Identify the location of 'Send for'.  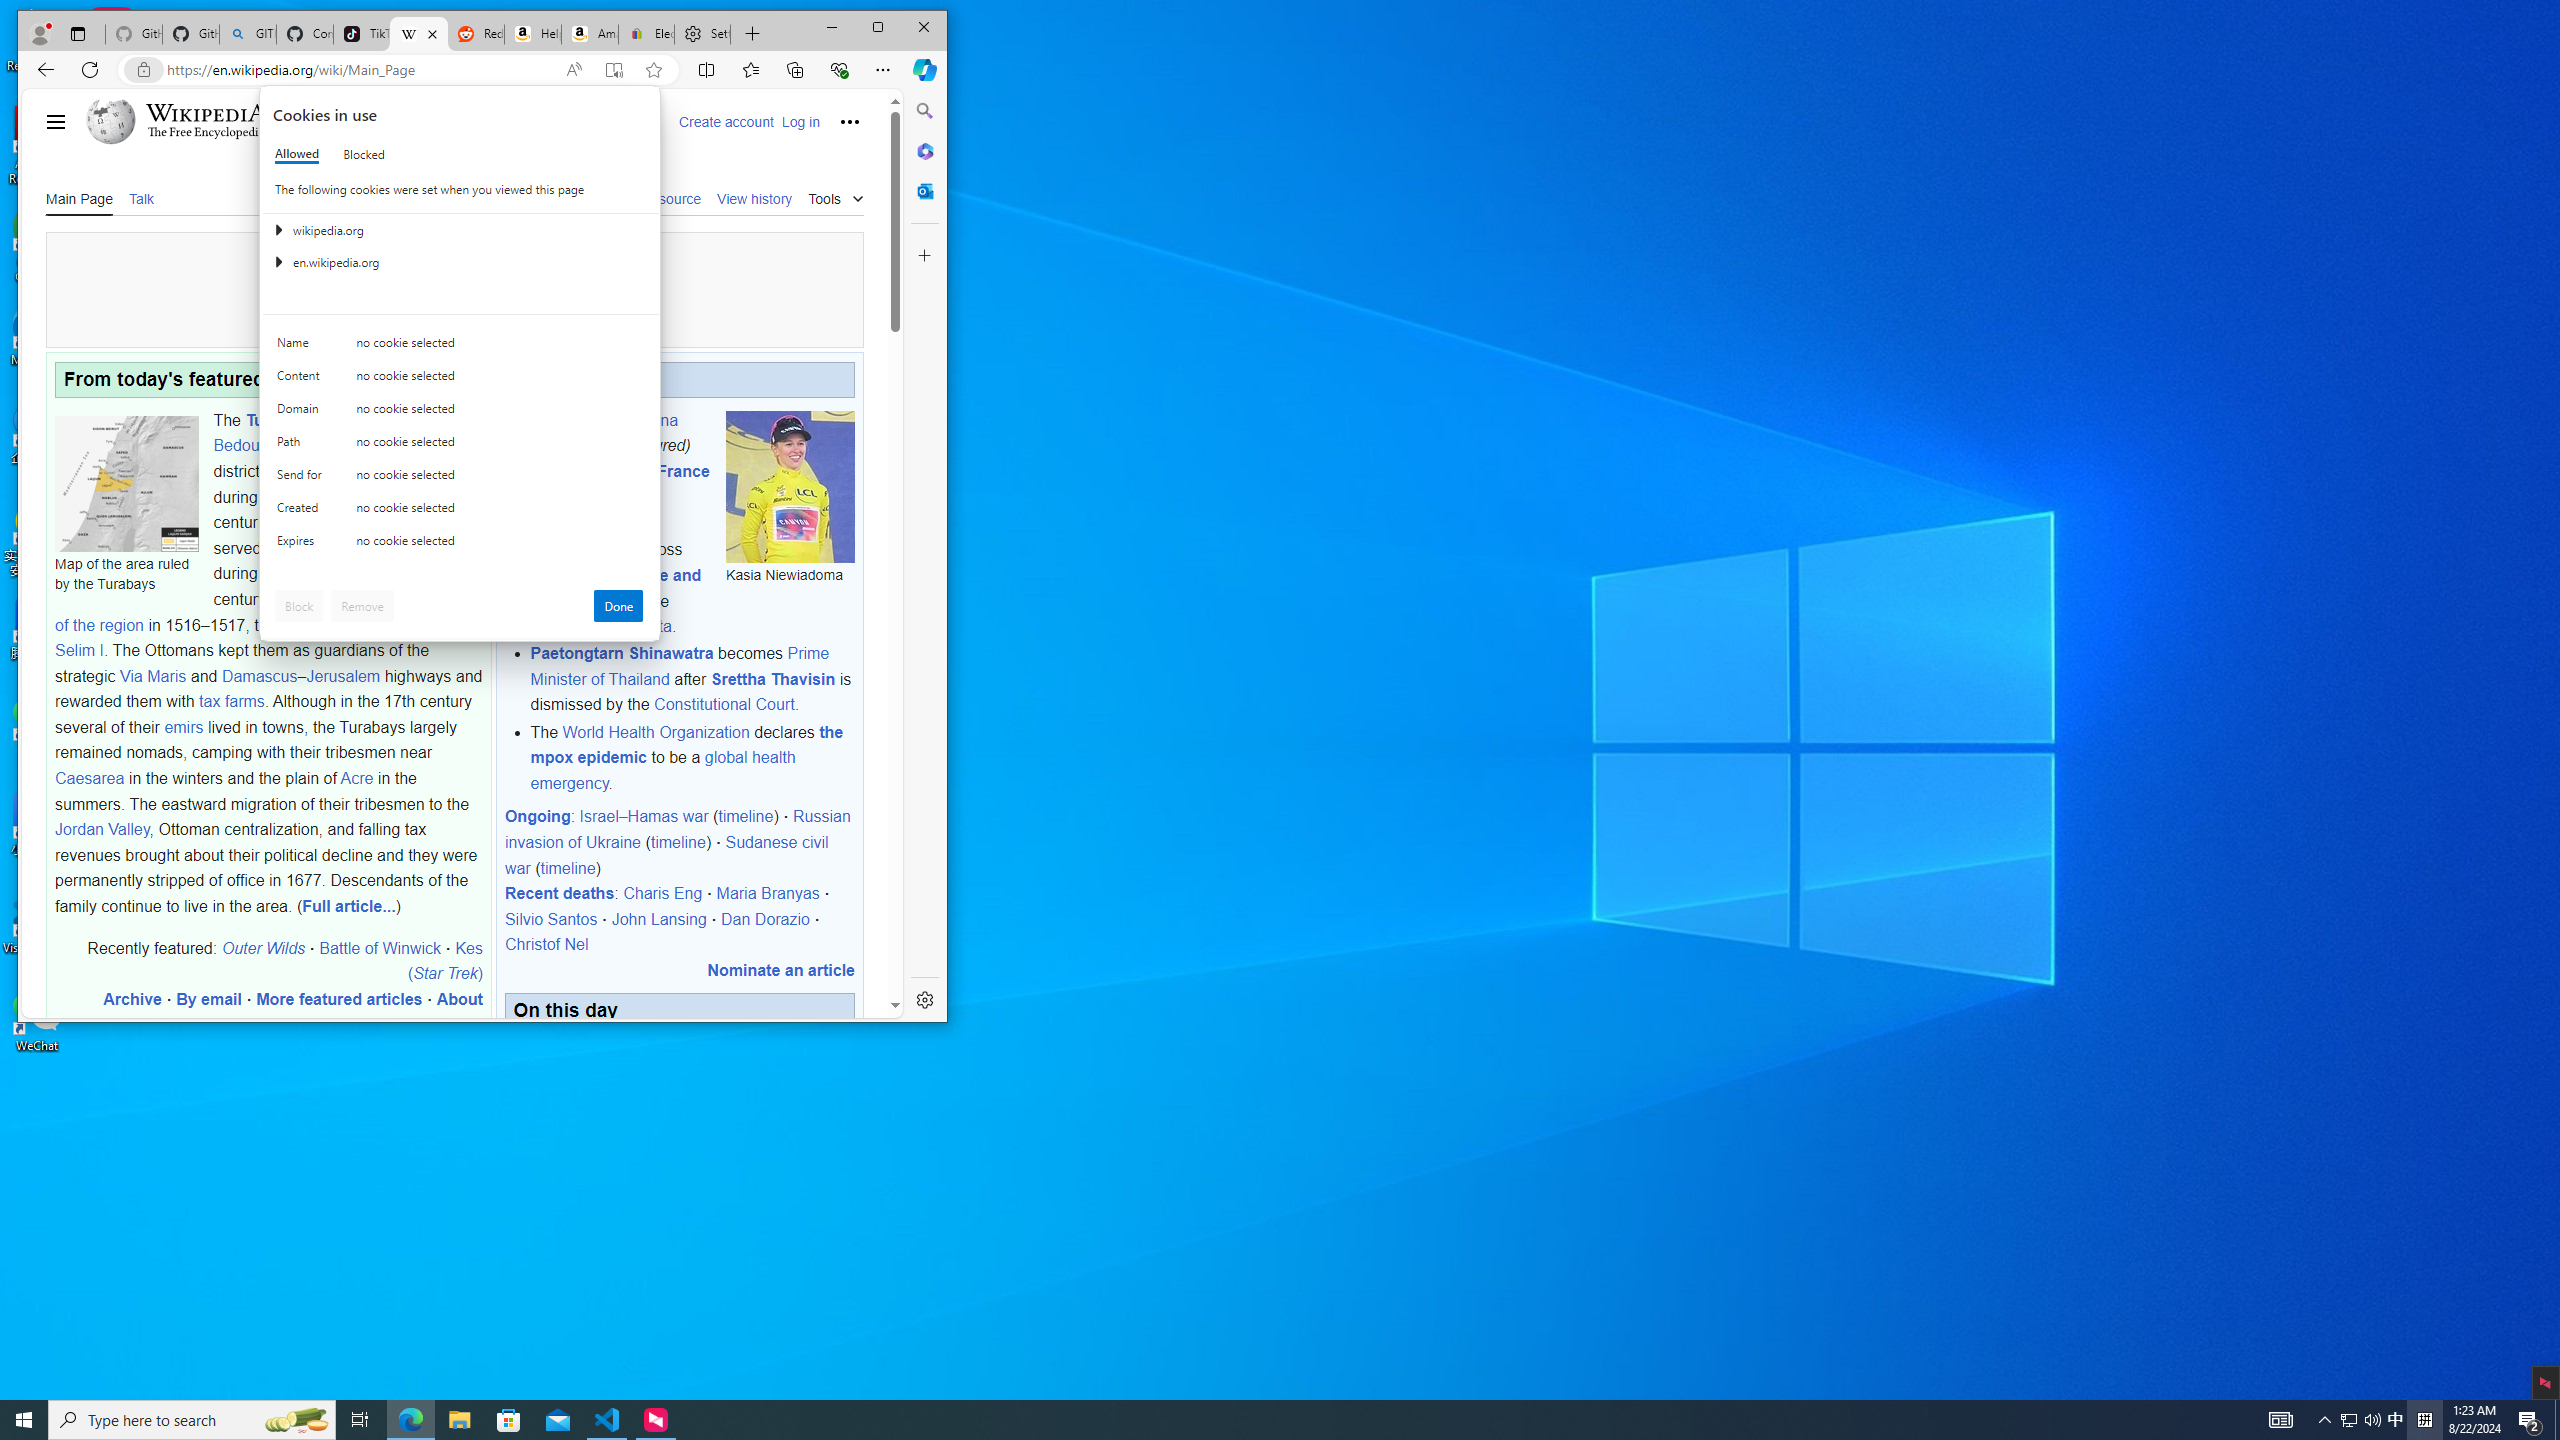
(302, 478).